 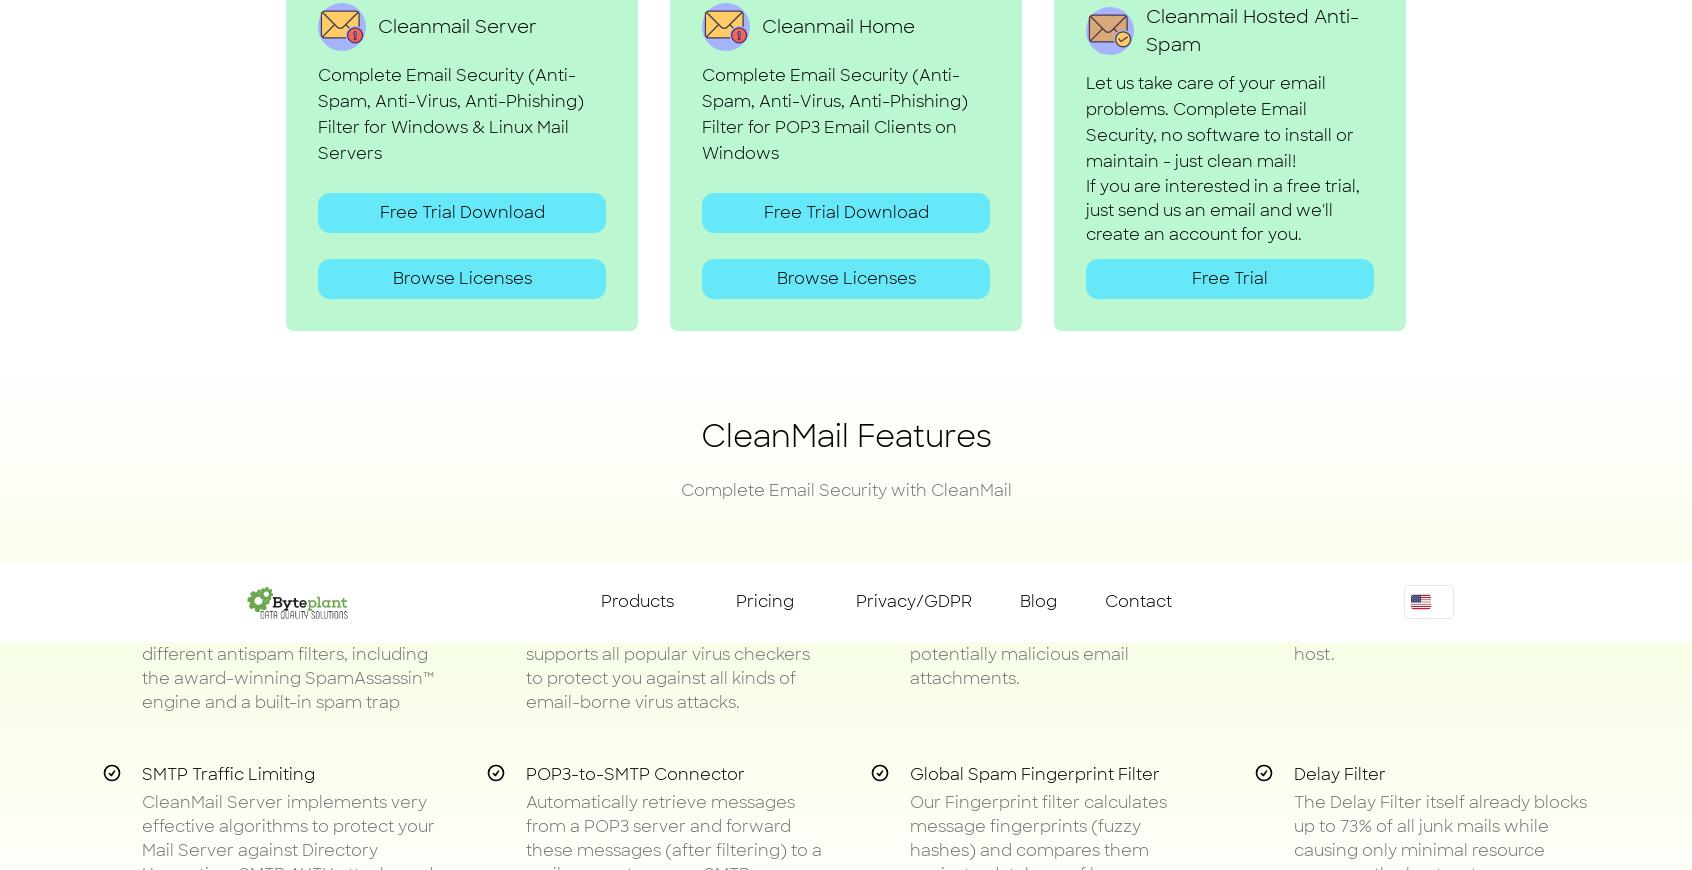 I want to click on 'Apr 14, 2021', so click(x=1066, y=21).